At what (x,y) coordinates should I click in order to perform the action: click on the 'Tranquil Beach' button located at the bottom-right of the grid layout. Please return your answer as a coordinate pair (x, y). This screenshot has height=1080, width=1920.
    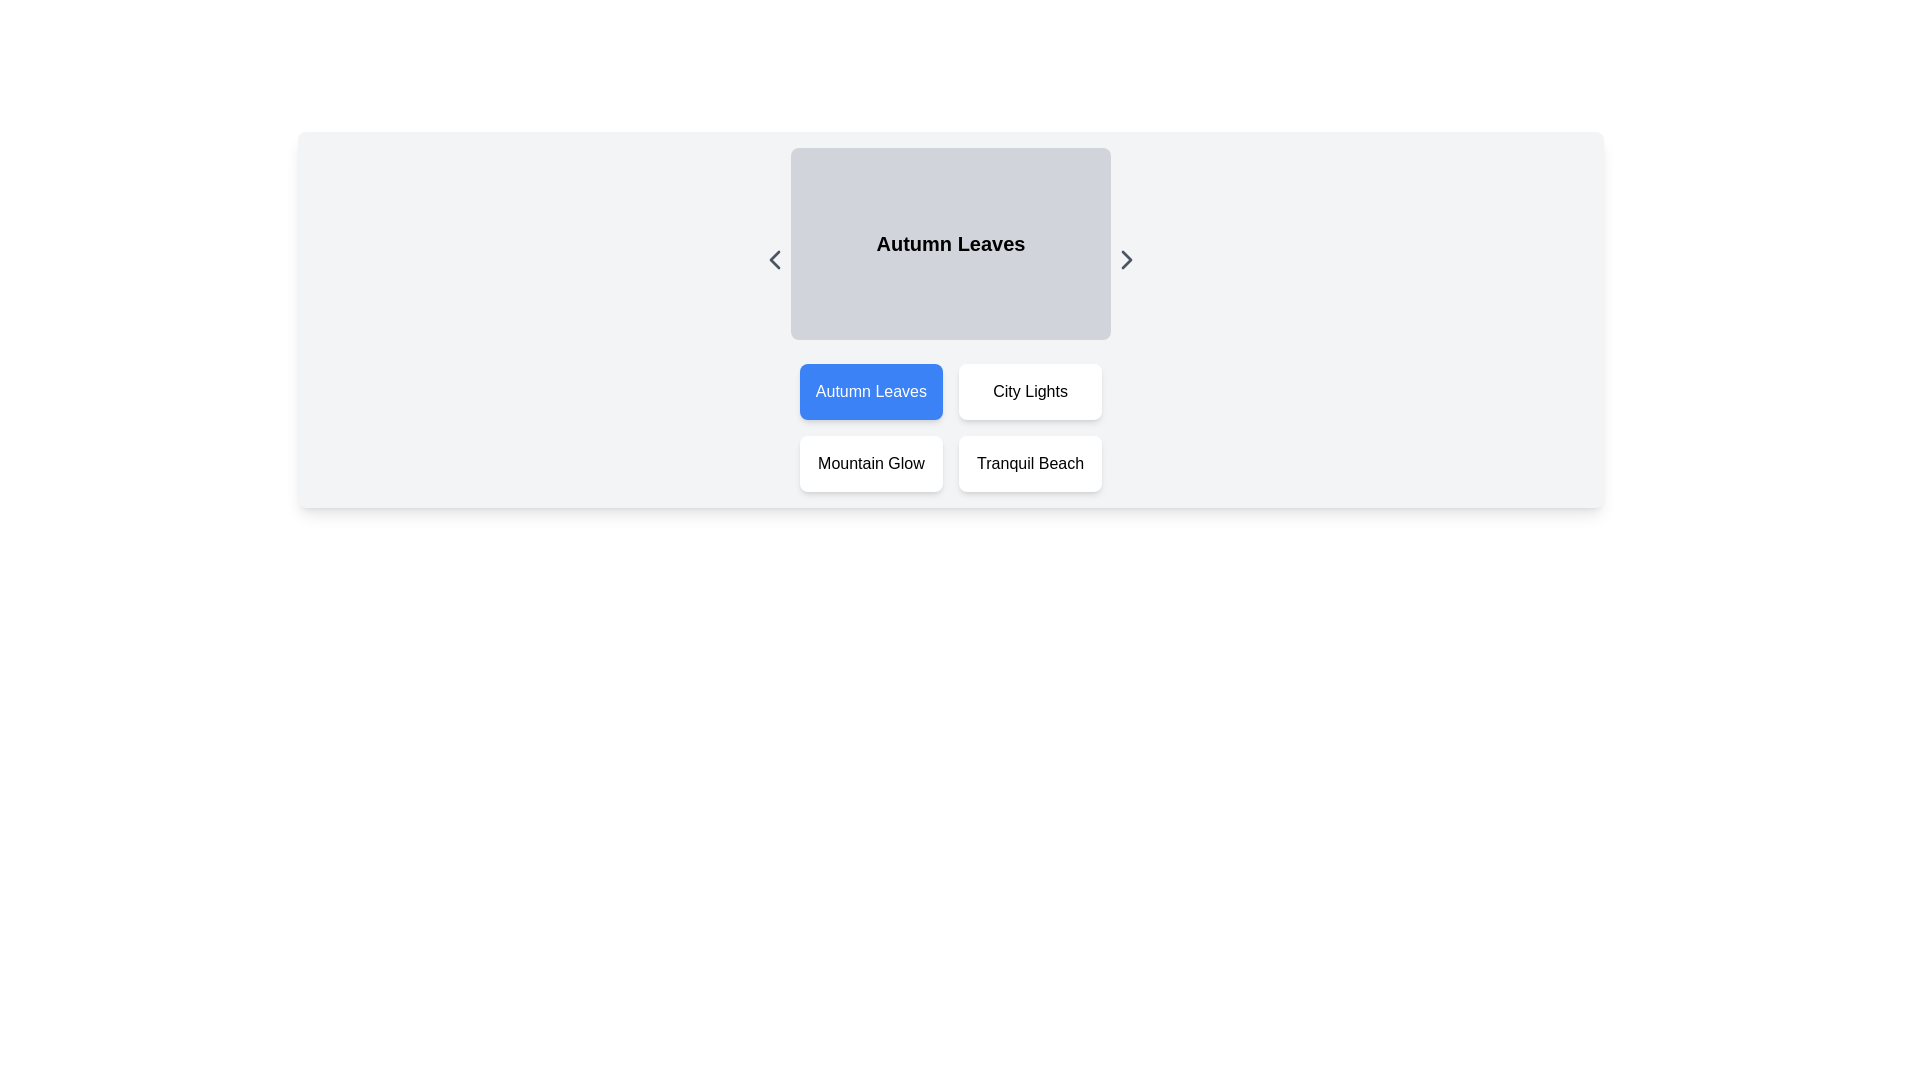
    Looking at the image, I should click on (1030, 463).